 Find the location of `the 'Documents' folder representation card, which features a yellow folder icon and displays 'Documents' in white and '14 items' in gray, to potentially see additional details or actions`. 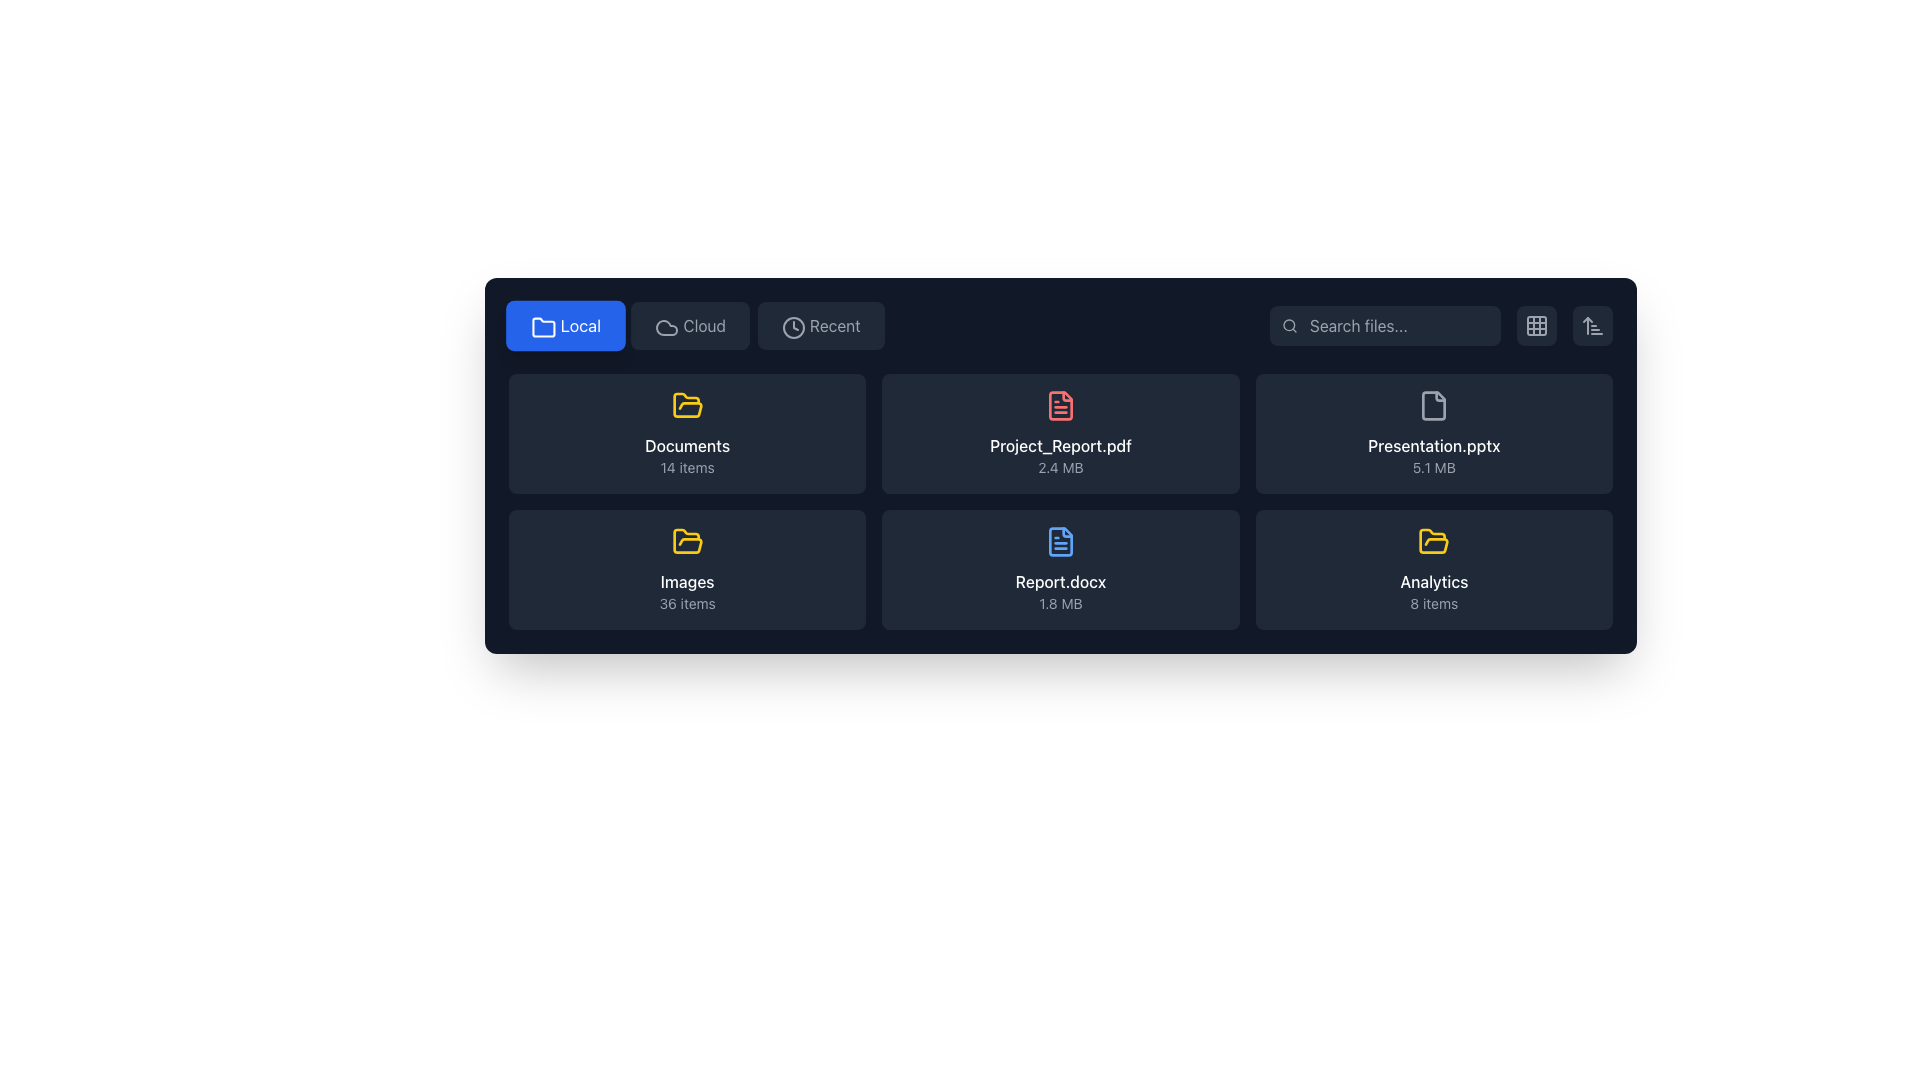

the 'Documents' folder representation card, which features a yellow folder icon and displays 'Documents' in white and '14 items' in gray, to potentially see additional details or actions is located at coordinates (687, 433).